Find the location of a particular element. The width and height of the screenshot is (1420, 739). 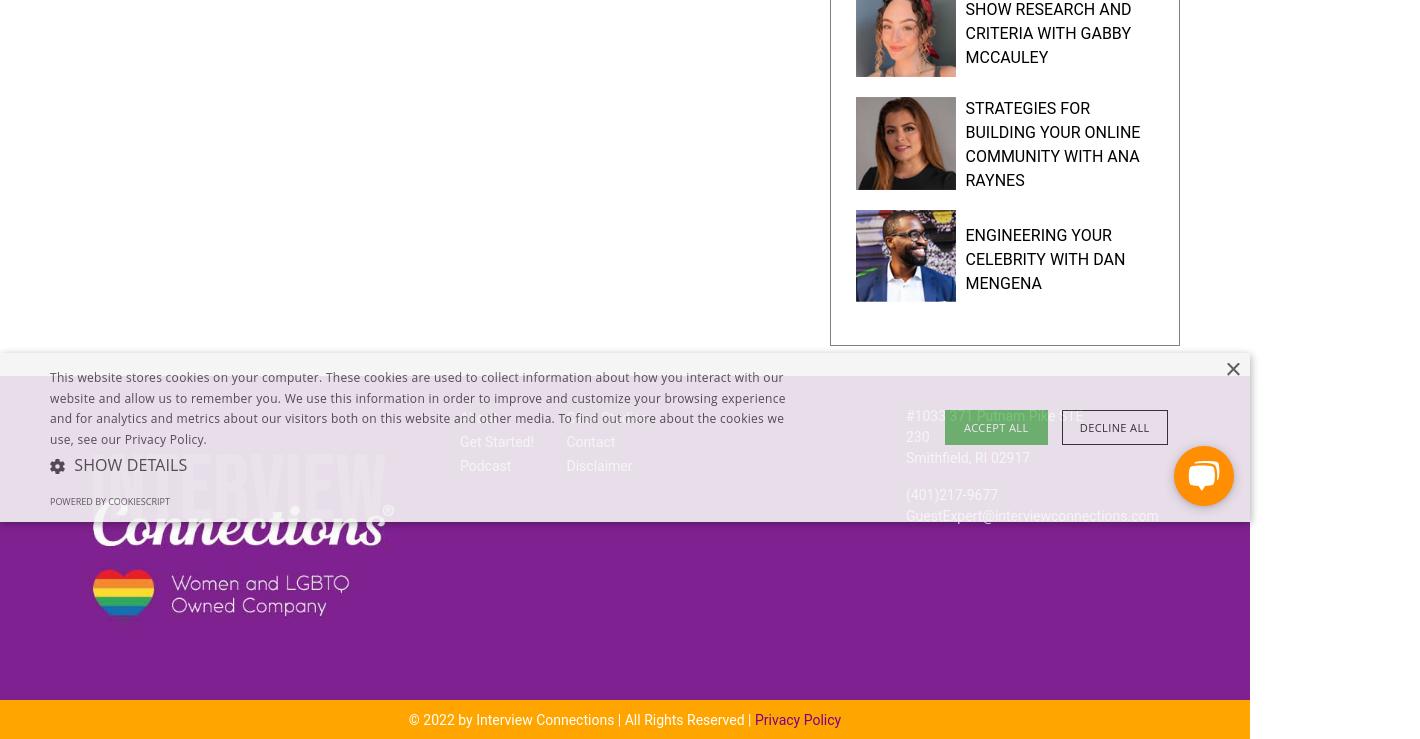

'Powered by CookieScript' is located at coordinates (108, 500).